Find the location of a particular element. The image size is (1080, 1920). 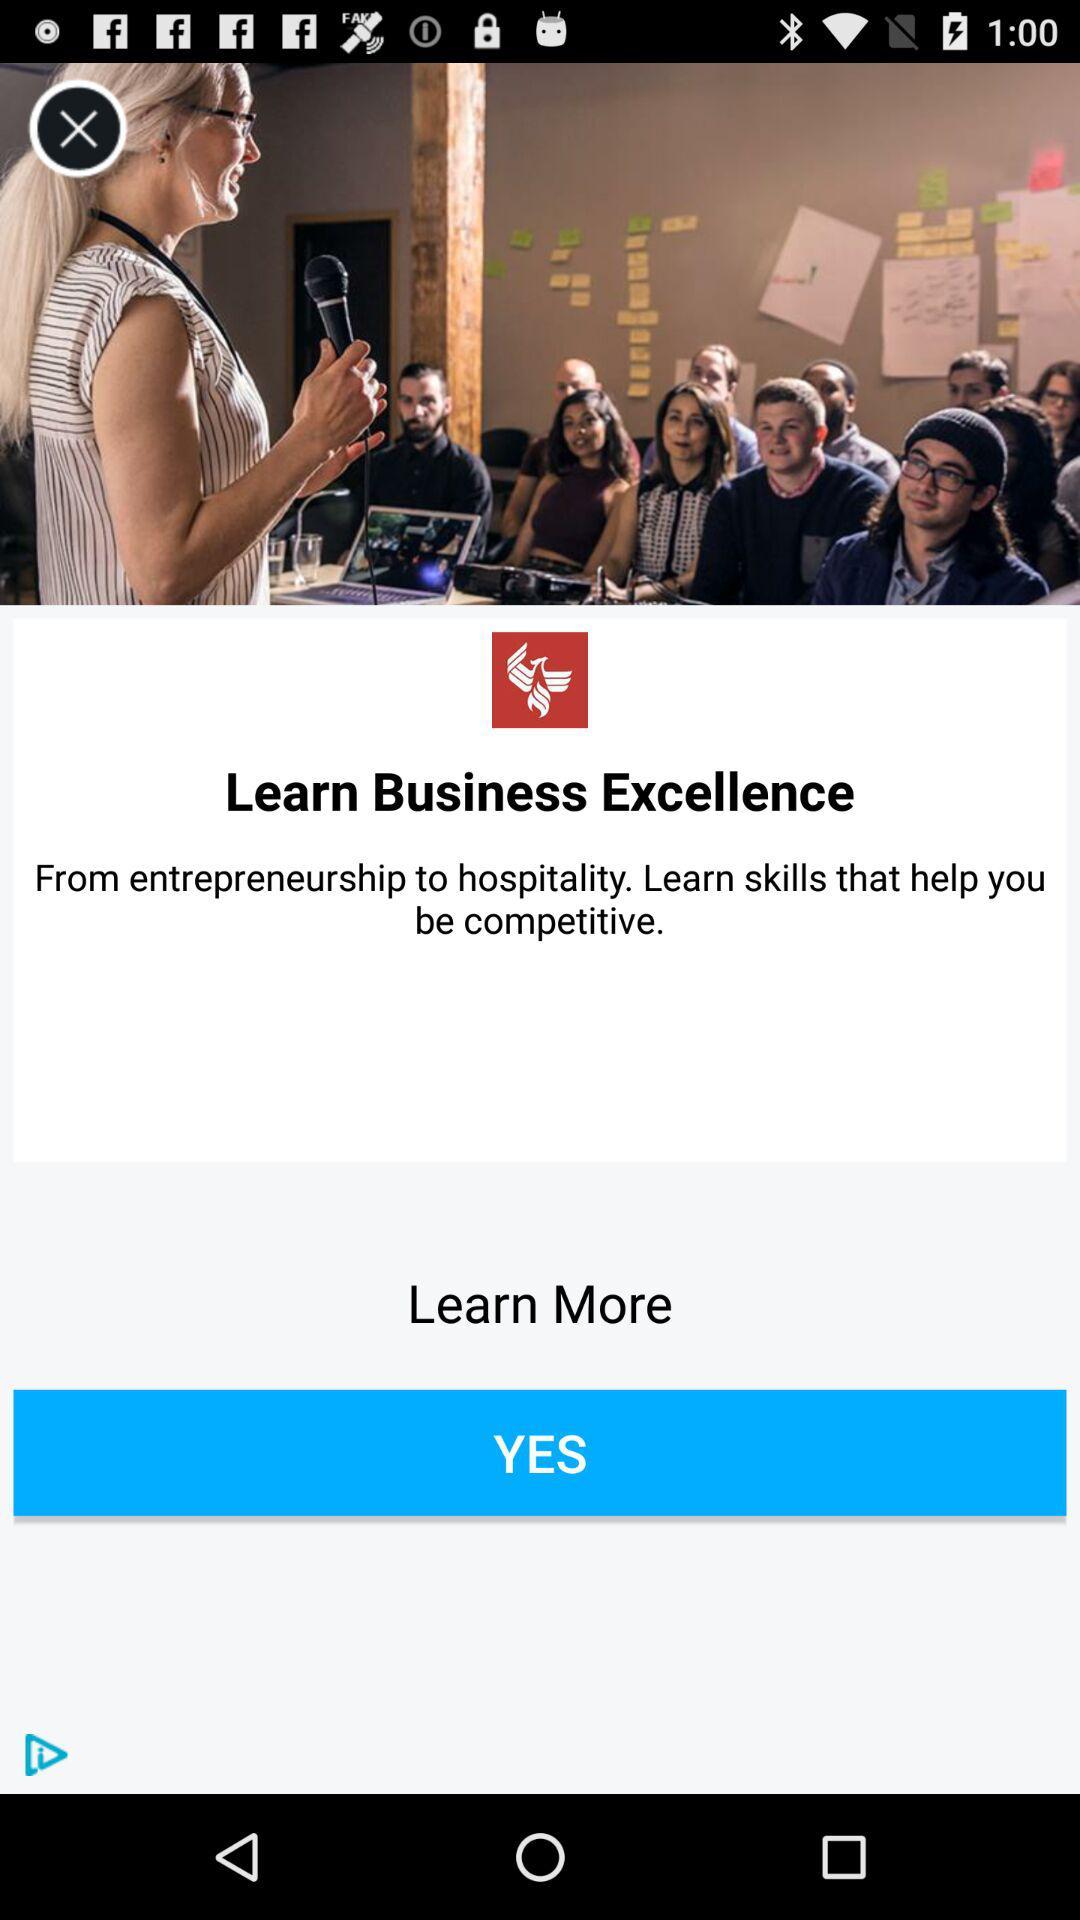

learn business excellence is located at coordinates (540, 789).